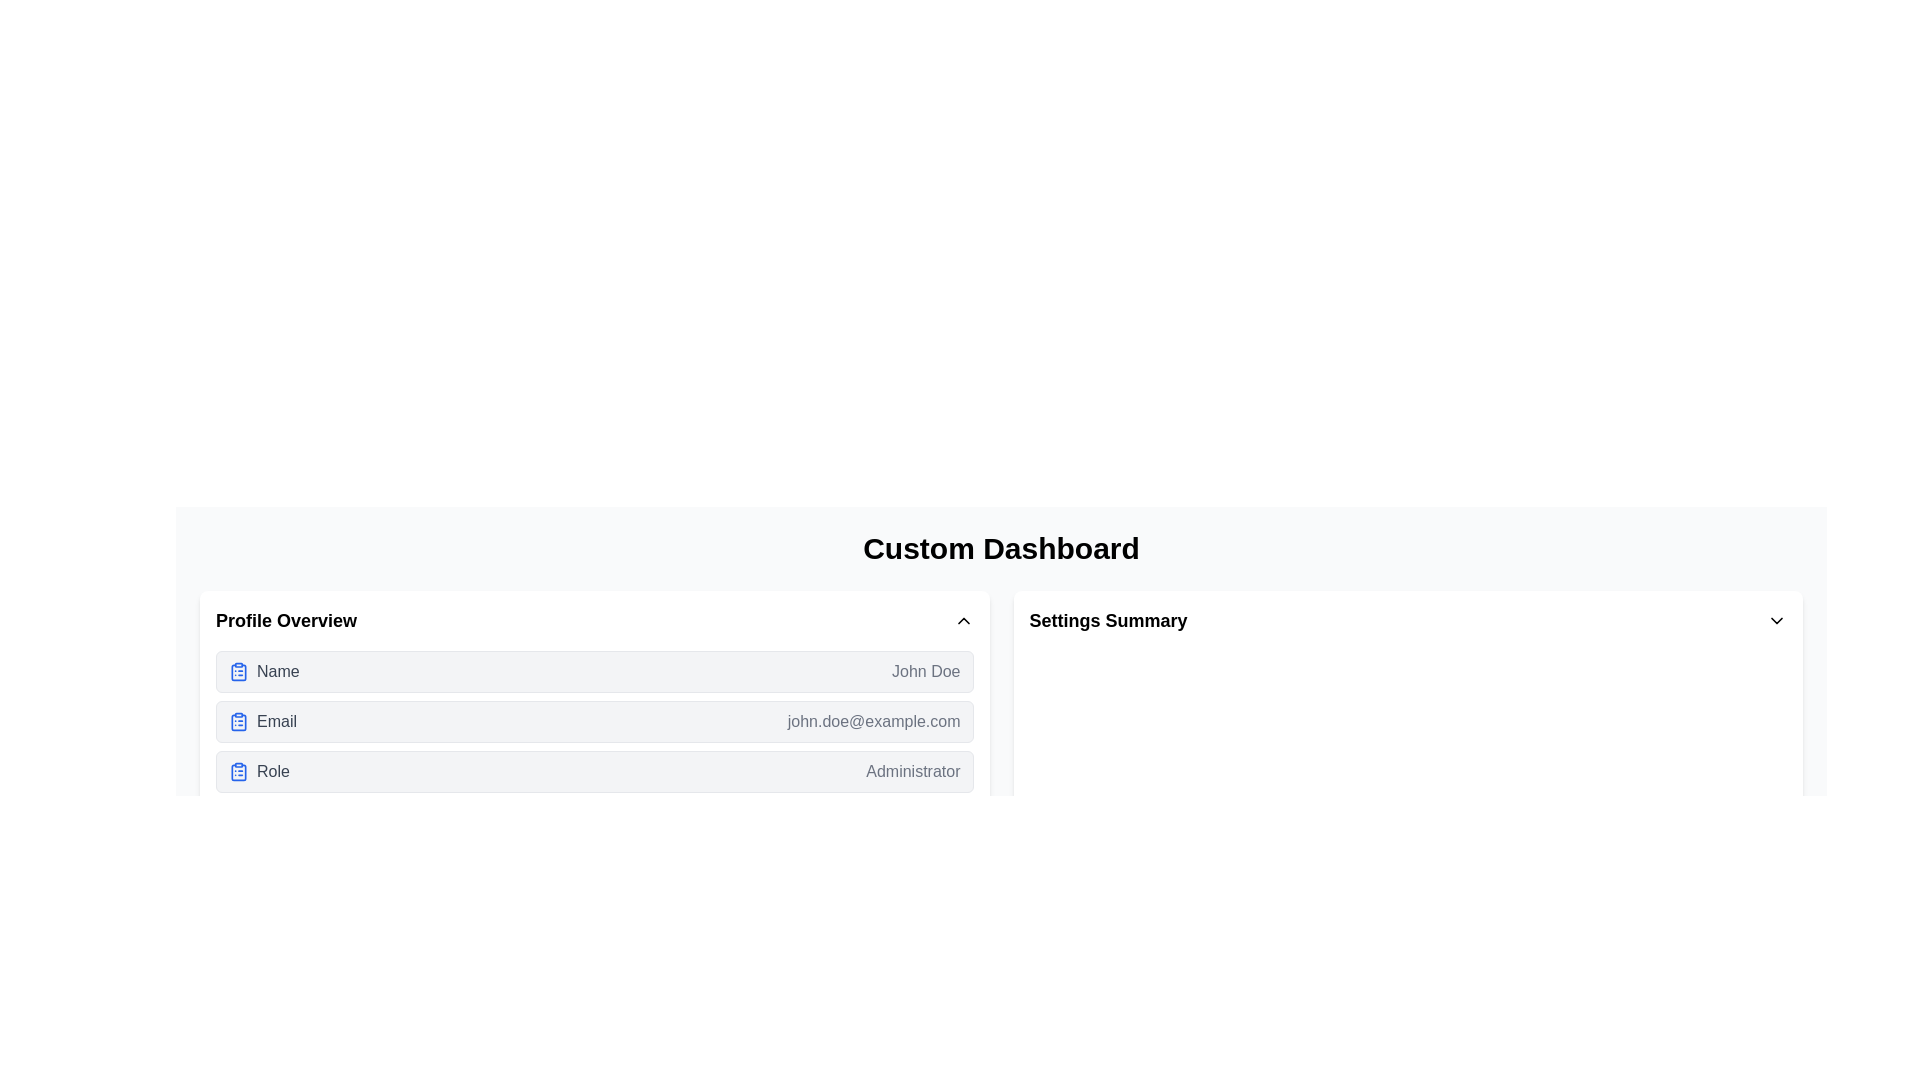  What do you see at coordinates (912, 770) in the screenshot?
I see `the 'Administrator' label located in the 'Role' section under the 'Profile Overview' panel on the left side of the interface, which follows the 'Role' label` at bounding box center [912, 770].